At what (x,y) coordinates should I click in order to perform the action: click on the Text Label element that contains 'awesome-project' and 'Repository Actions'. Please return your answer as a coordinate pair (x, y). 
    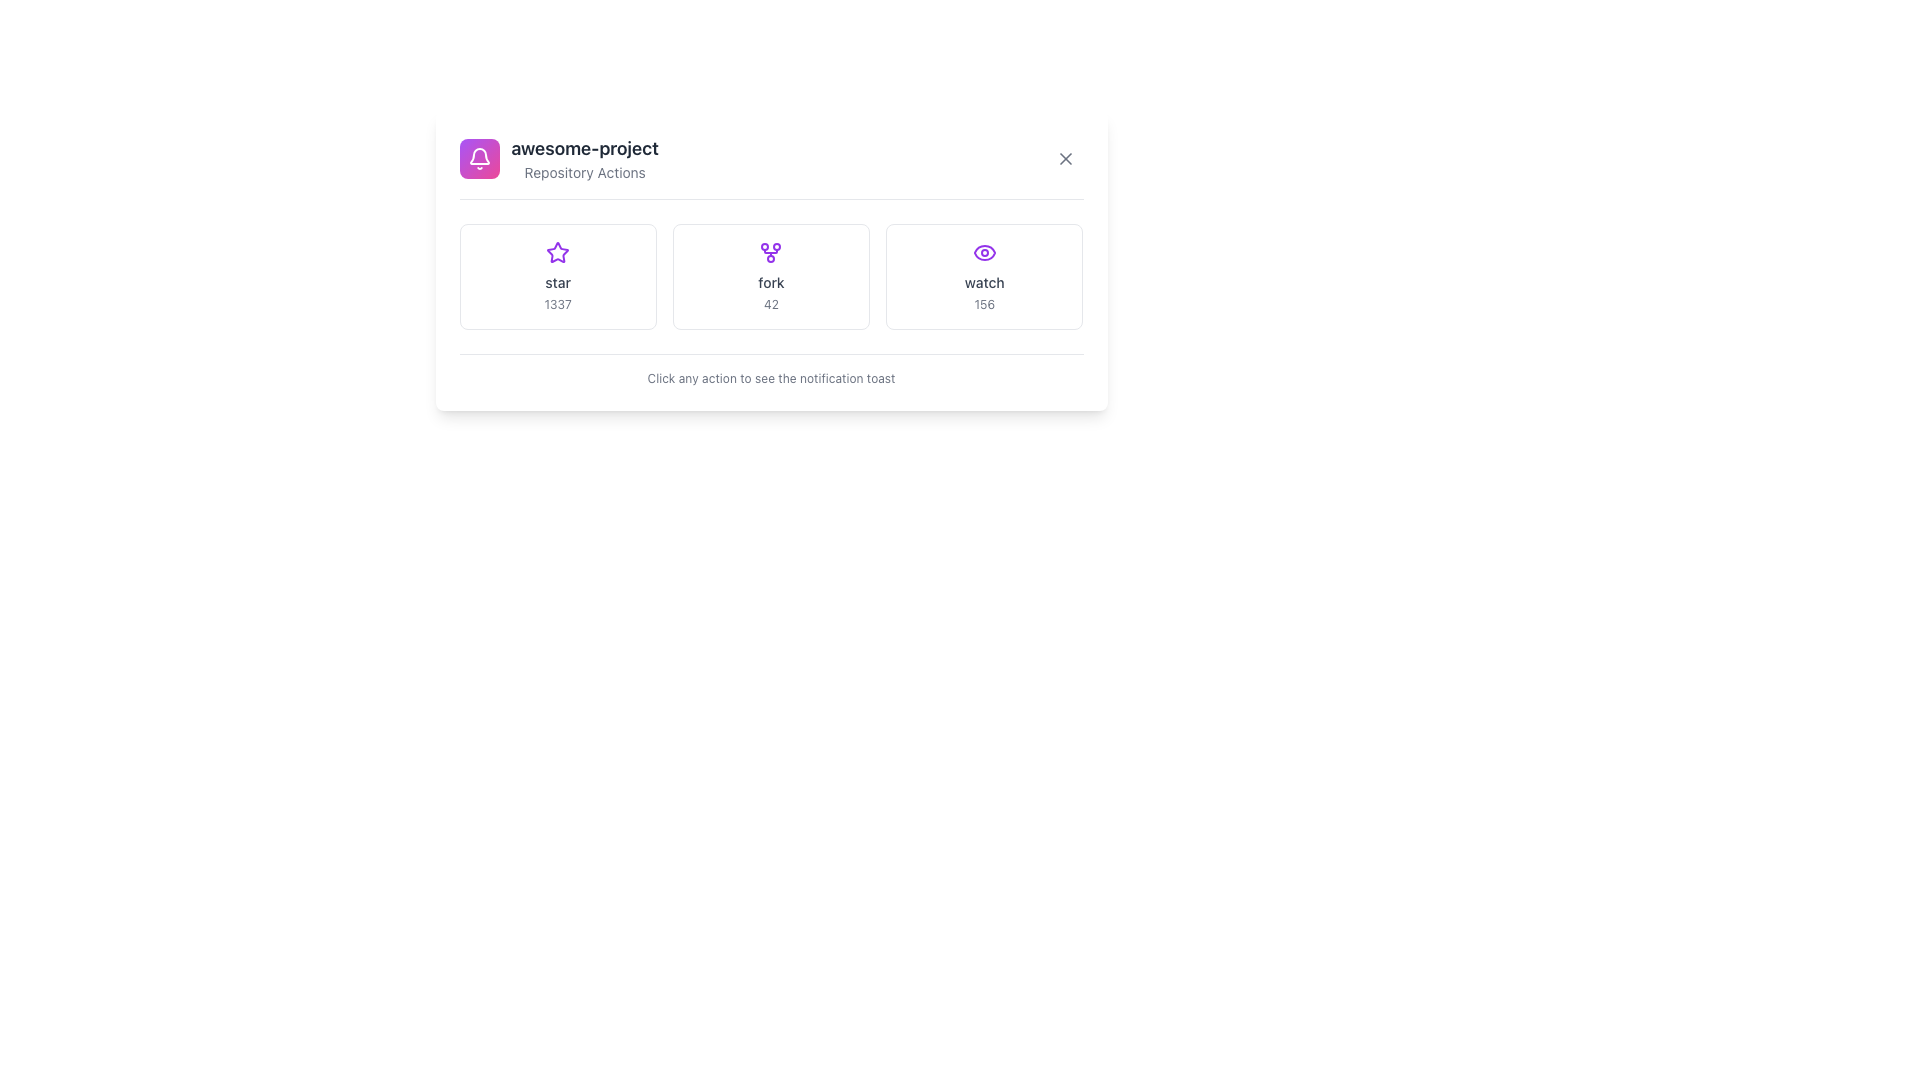
    Looking at the image, I should click on (584, 157).